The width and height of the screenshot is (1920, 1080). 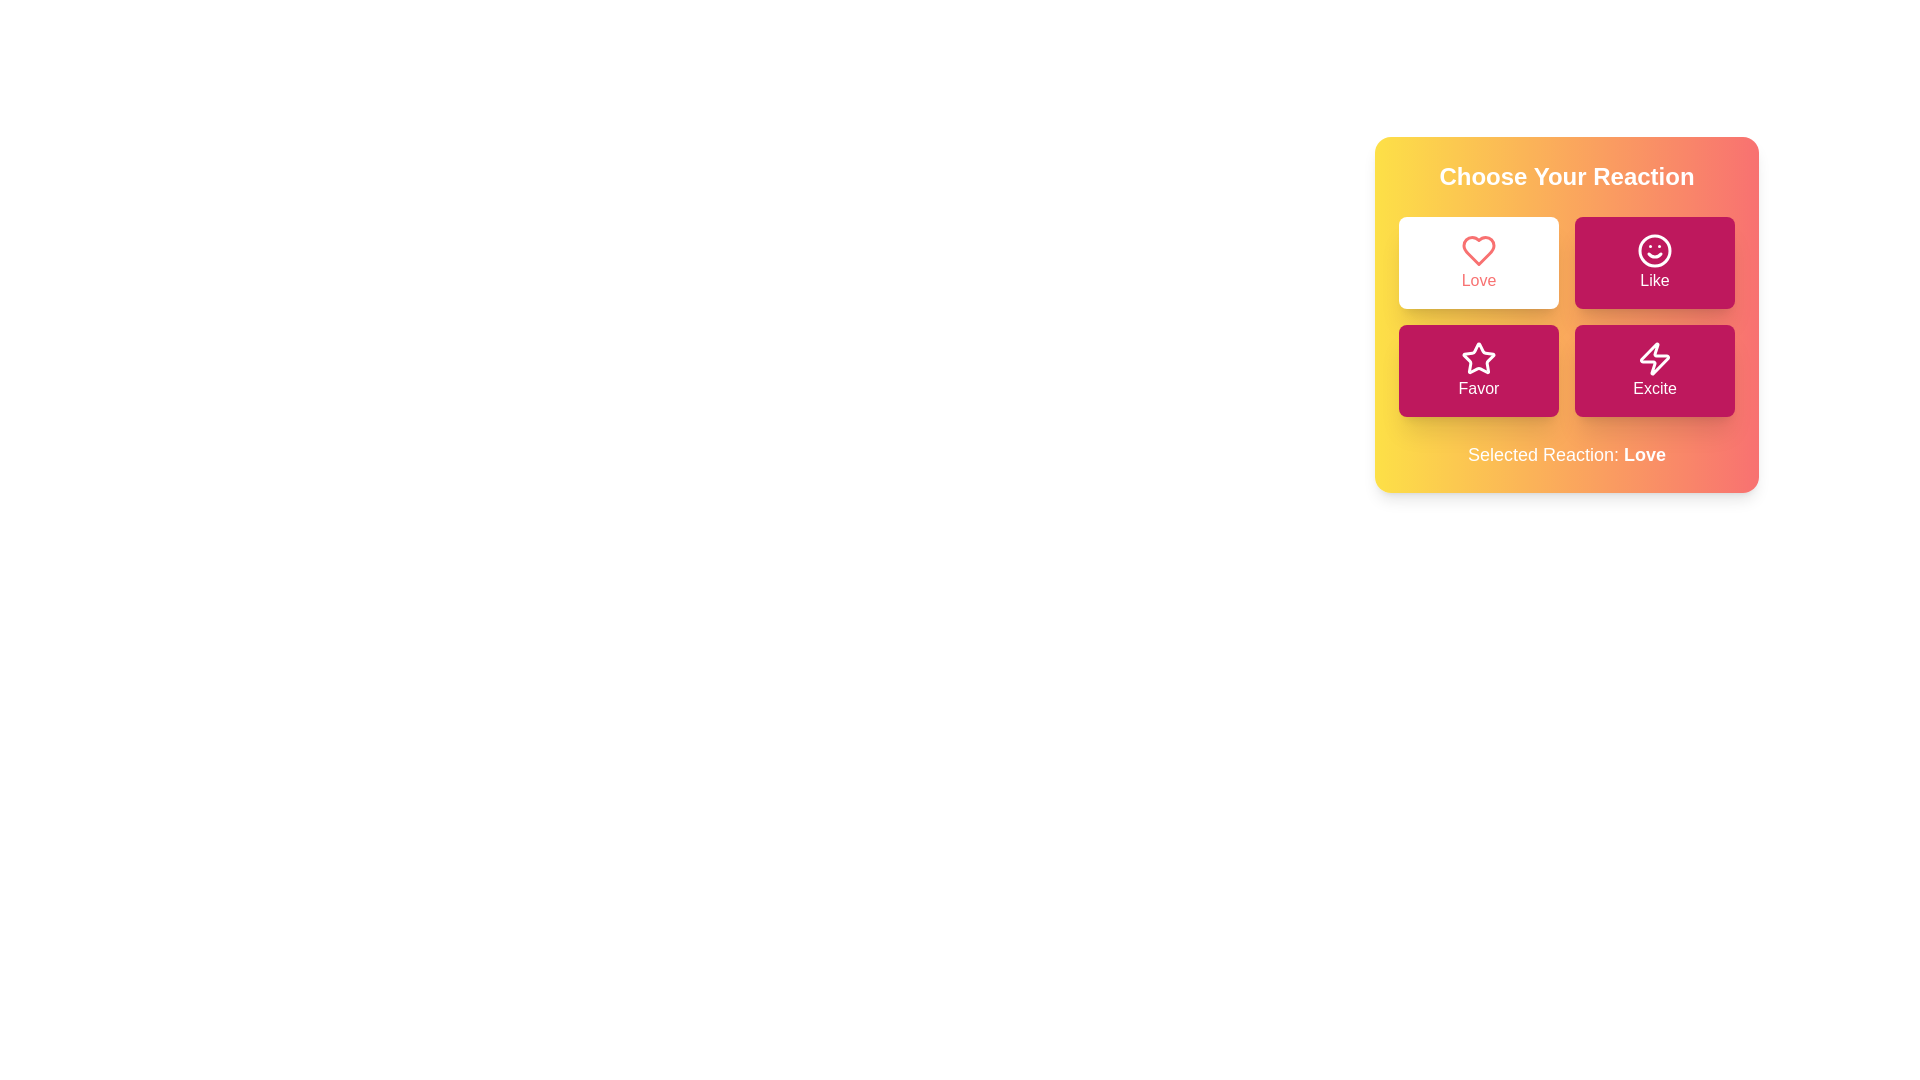 What do you see at coordinates (1655, 370) in the screenshot?
I see `the button corresponding to the reaction Excite` at bounding box center [1655, 370].